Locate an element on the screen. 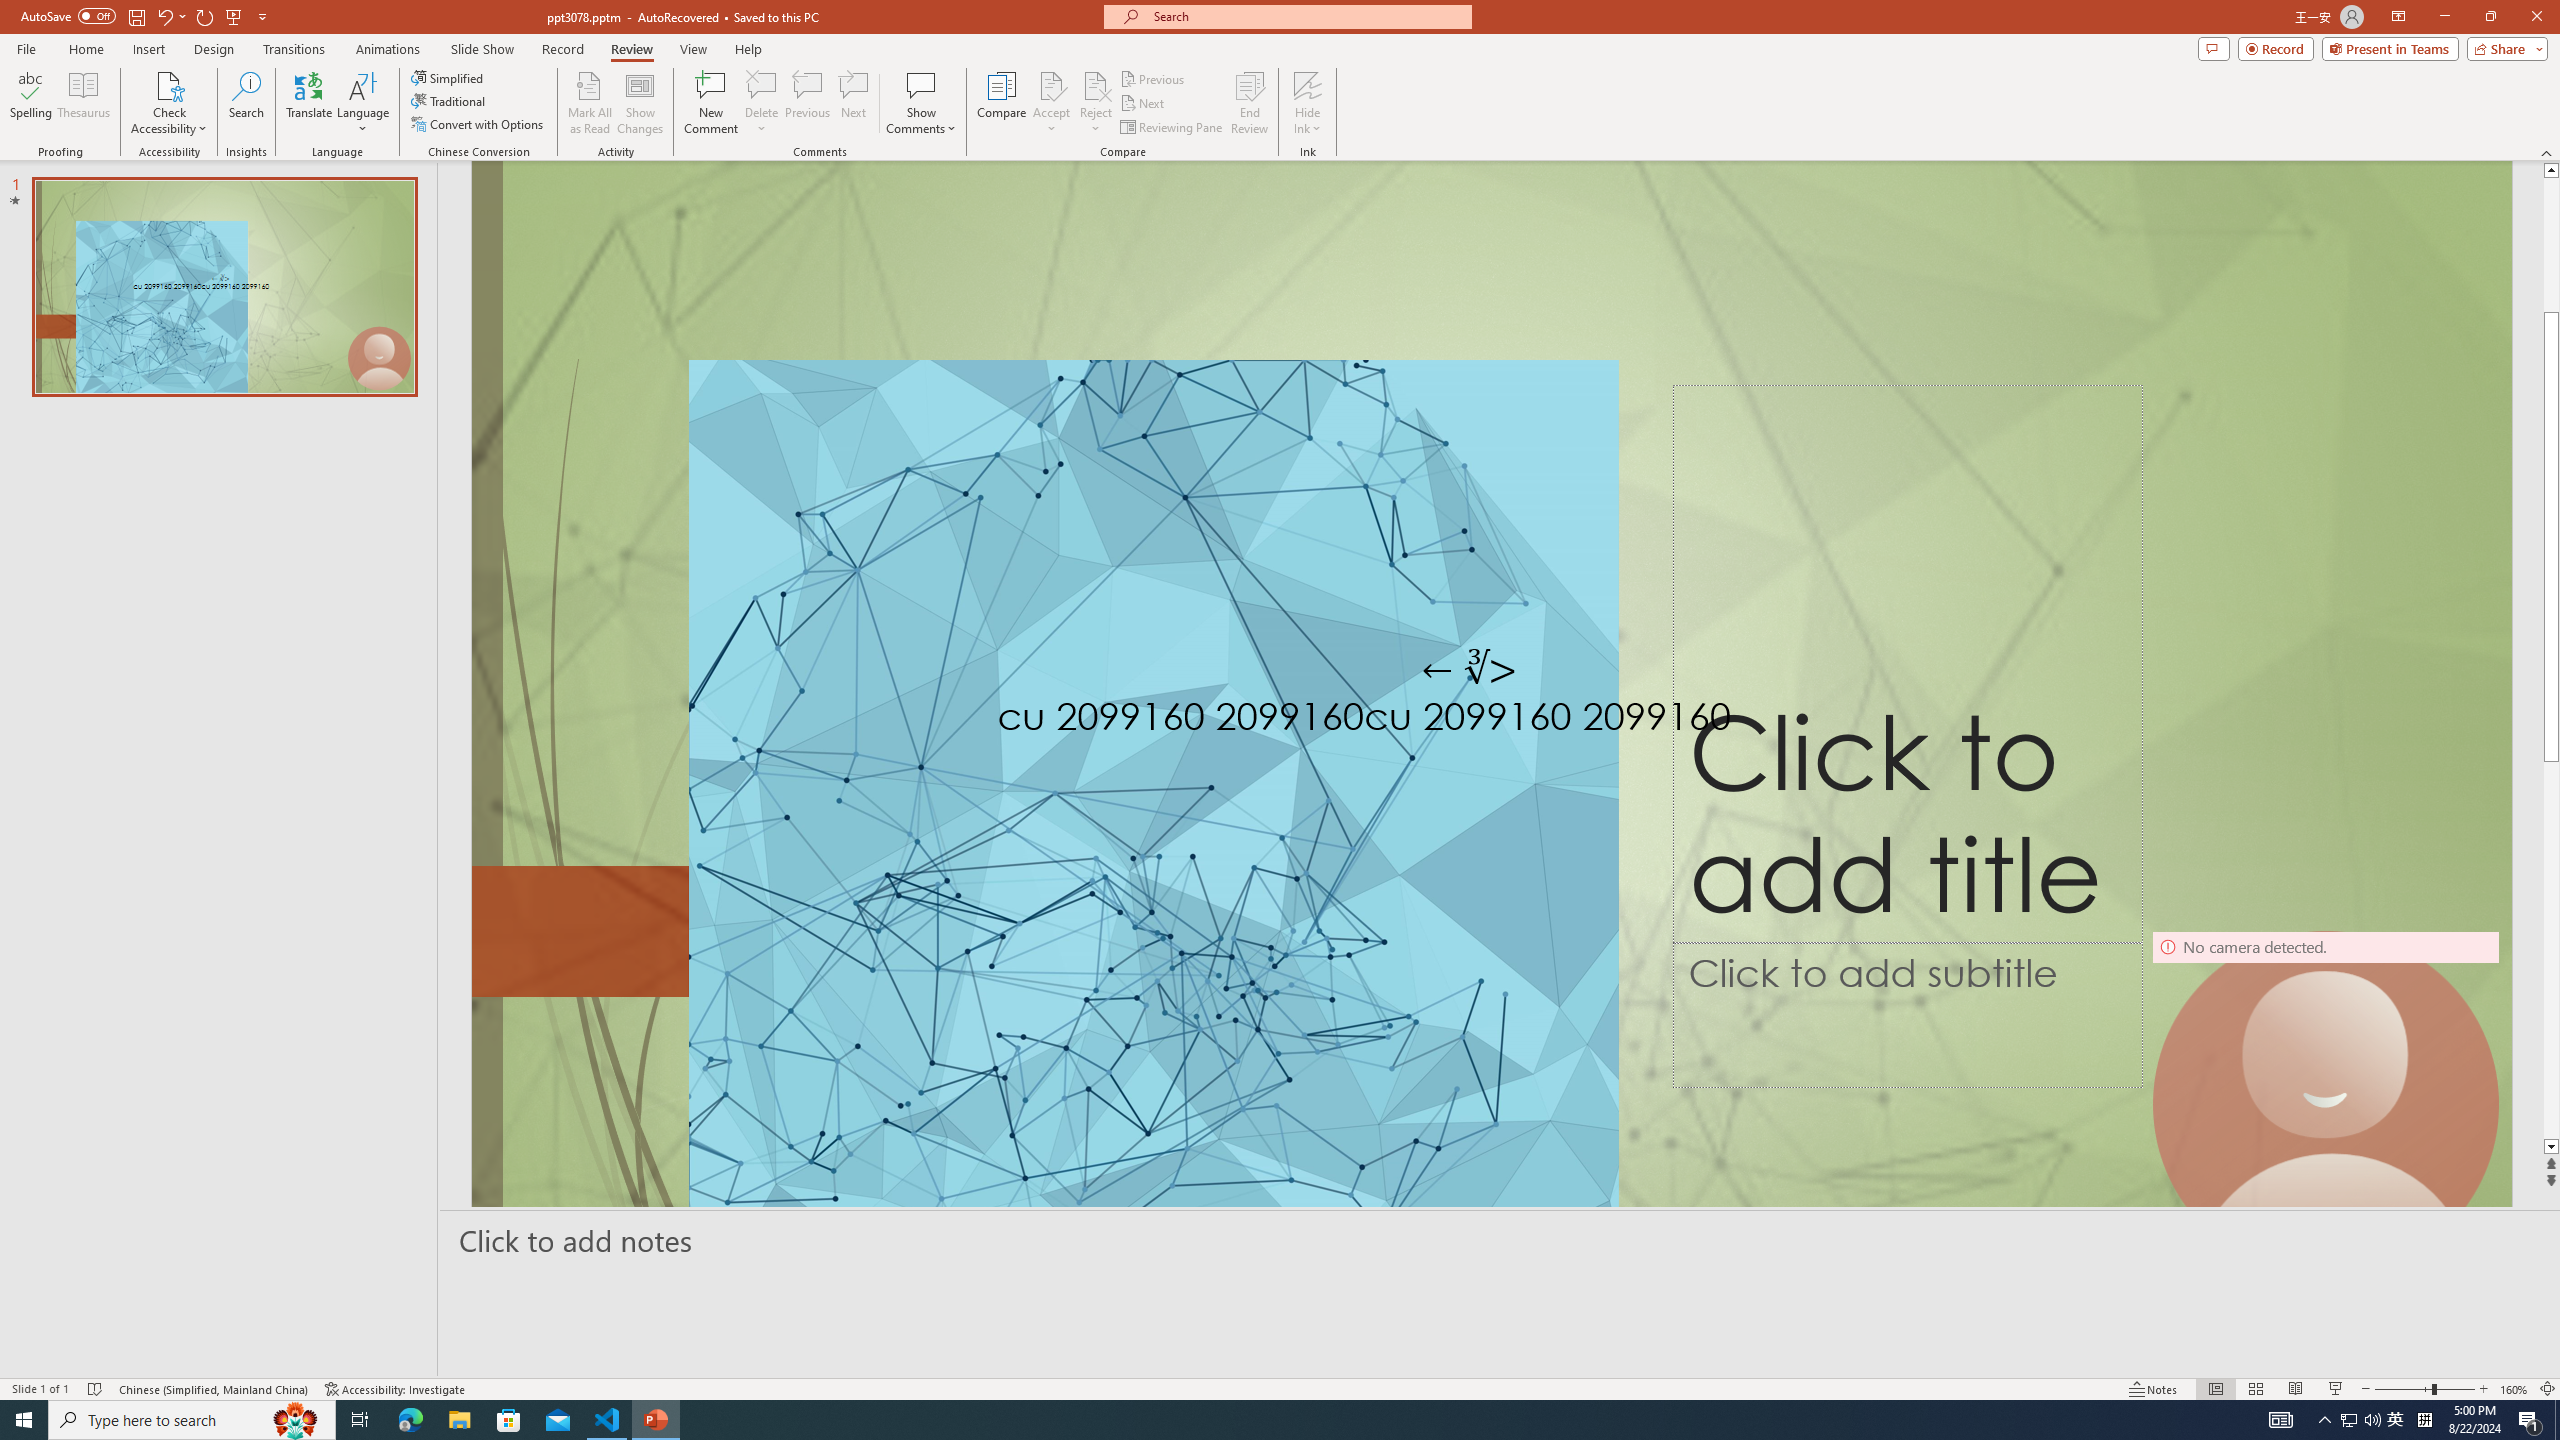  'Animations' is located at coordinates (387, 49).